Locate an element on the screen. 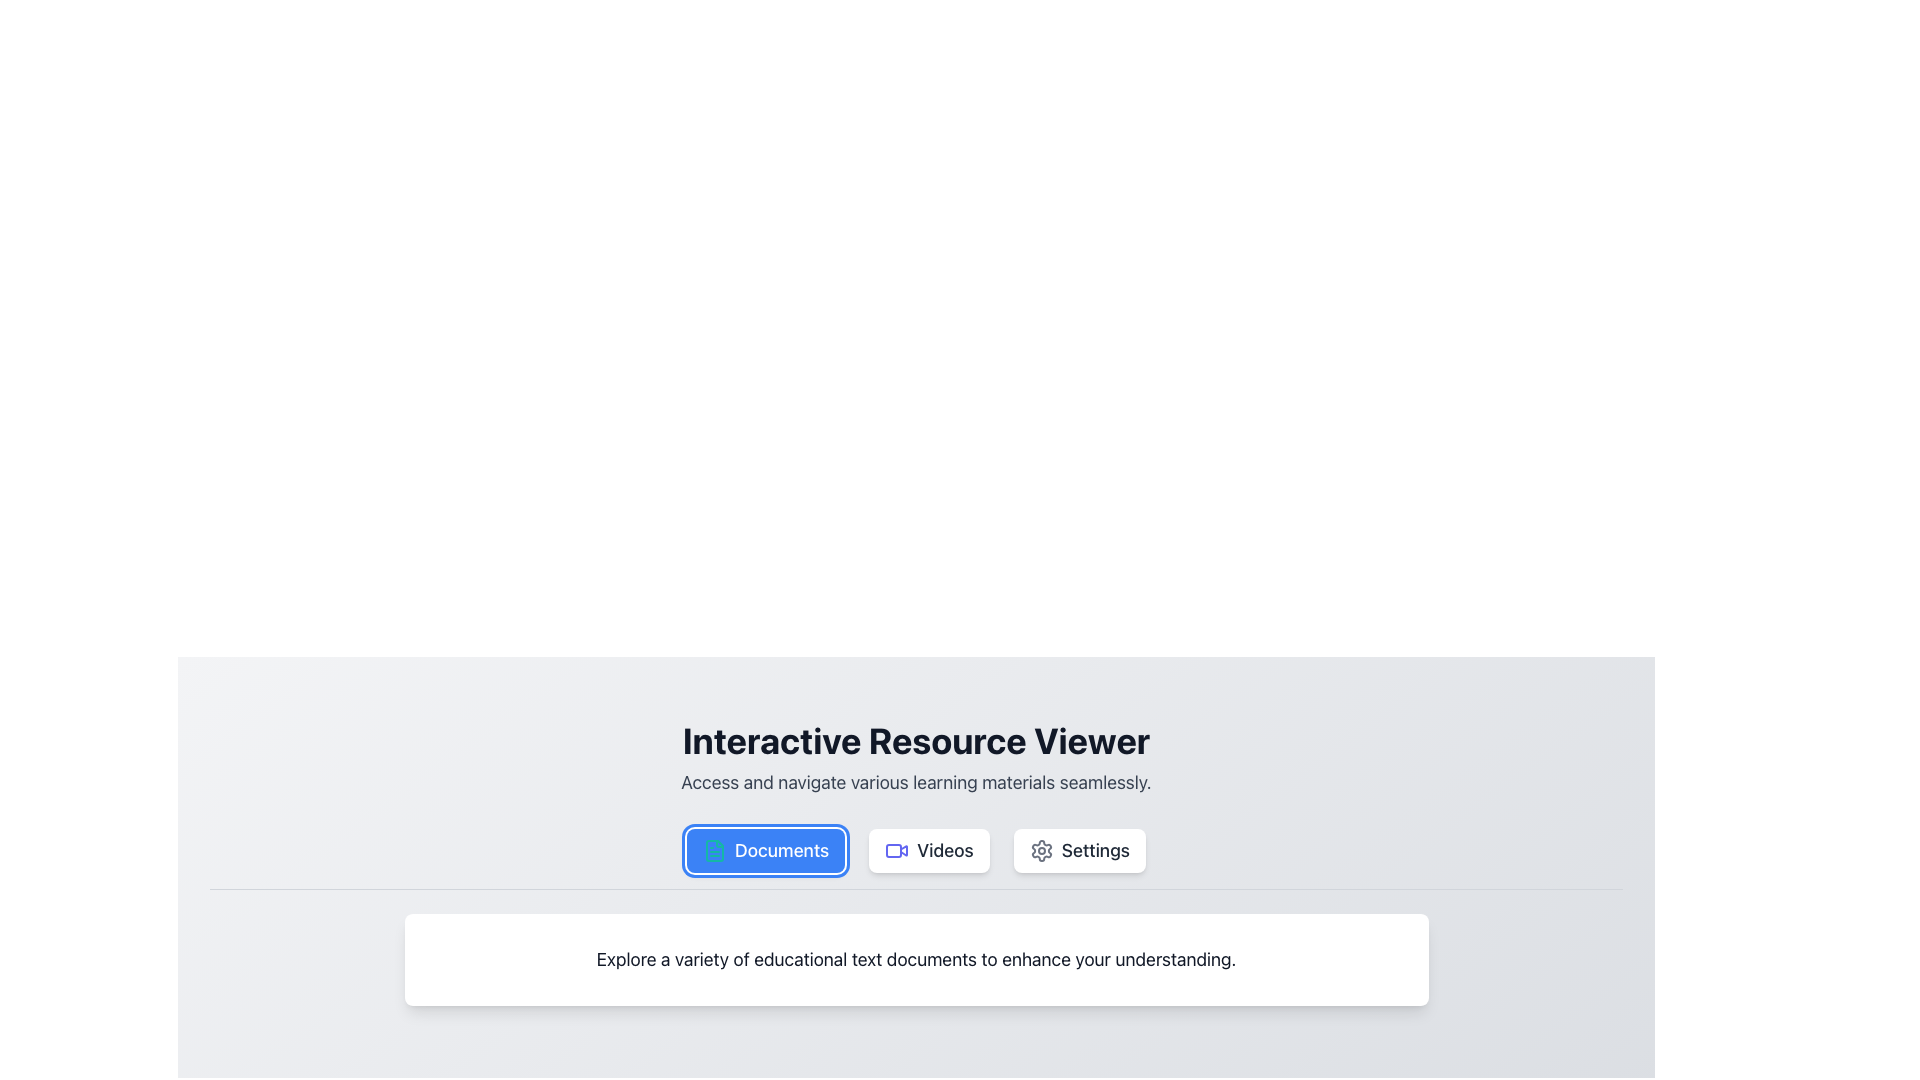 The height and width of the screenshot is (1080, 1920). the cogwheel icon located inside the 'Settings' button, which indicates settings or configuration options is located at coordinates (1040, 851).